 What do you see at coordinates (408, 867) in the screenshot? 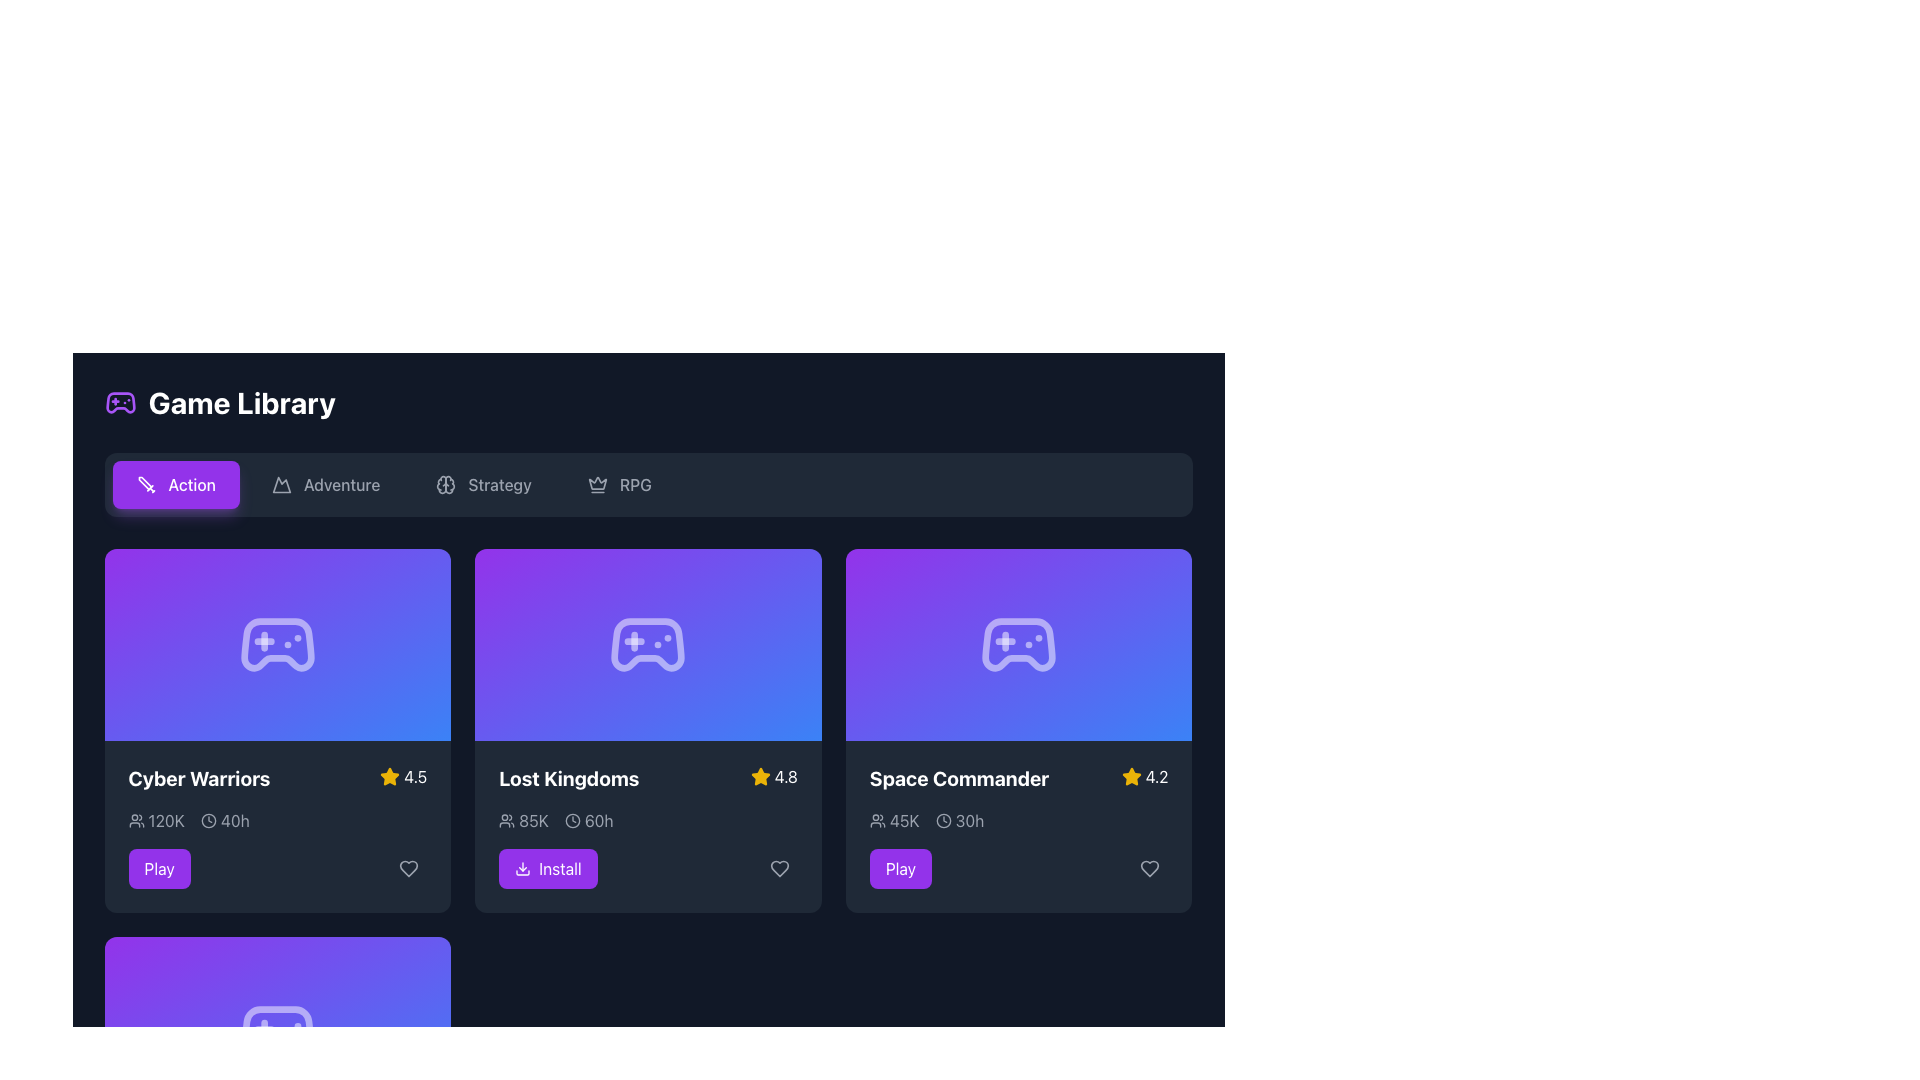
I see `the heart-shaped icon button located in the lower-right corner of the first game card in the second row of the grid` at bounding box center [408, 867].